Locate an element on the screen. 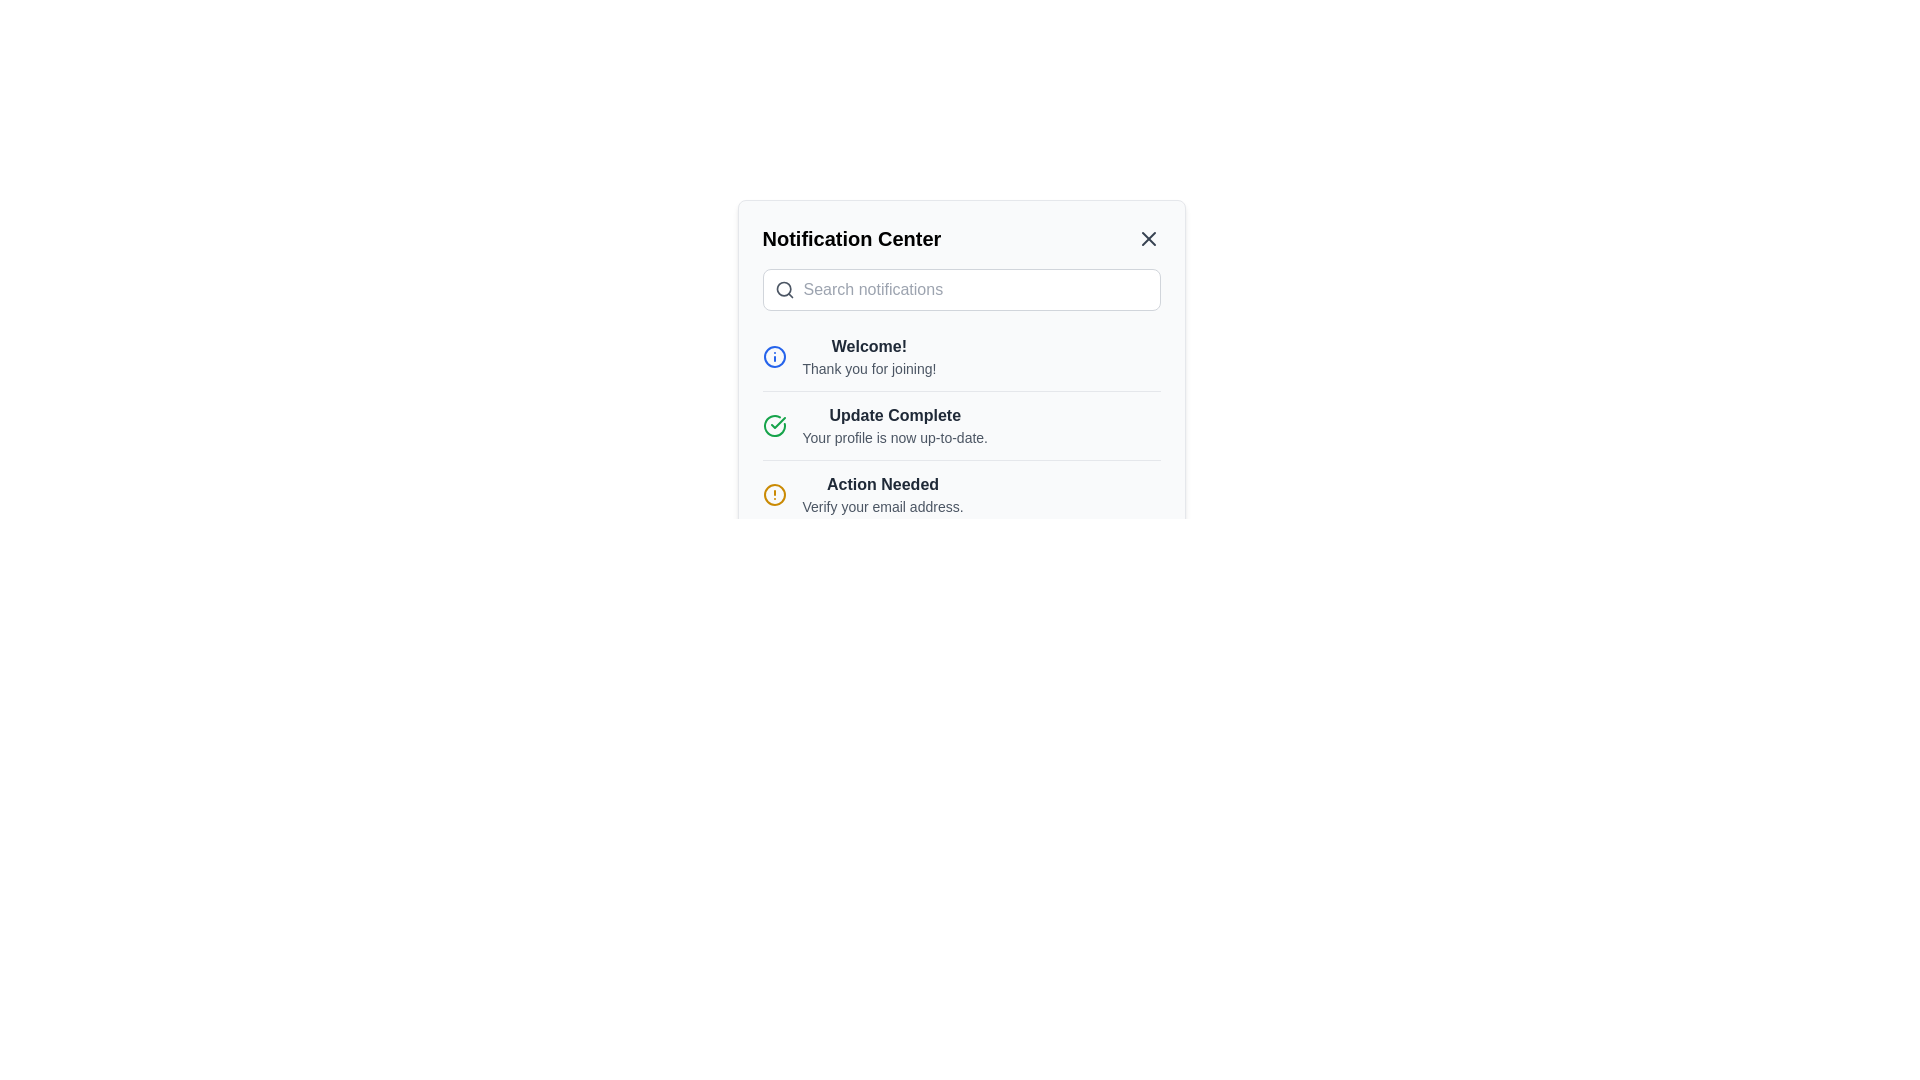 This screenshot has height=1080, width=1920. the first notification in the notification center panel that displays 'Welcome!' in bold and 'Thank you for joining!' in a smaller font is located at coordinates (869, 356).